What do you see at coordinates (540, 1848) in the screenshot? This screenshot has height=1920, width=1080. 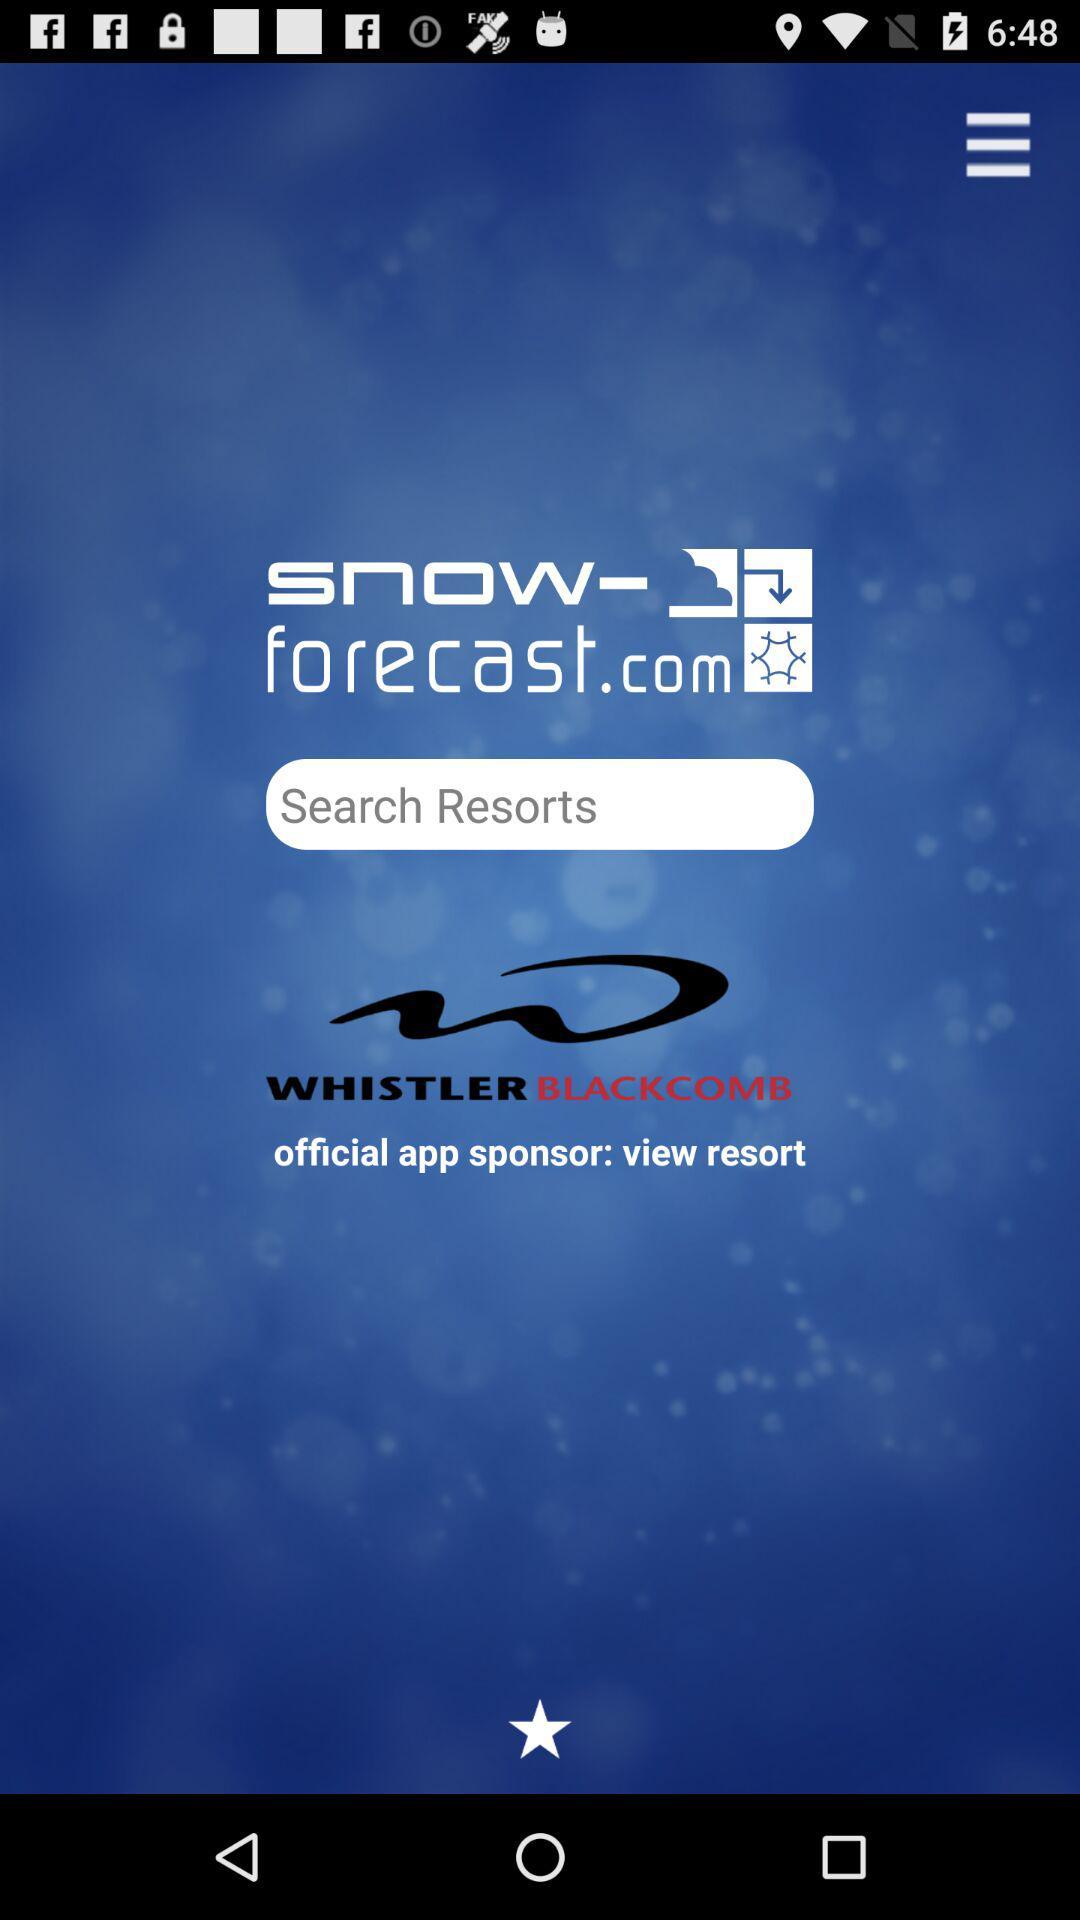 I see `the star icon` at bounding box center [540, 1848].